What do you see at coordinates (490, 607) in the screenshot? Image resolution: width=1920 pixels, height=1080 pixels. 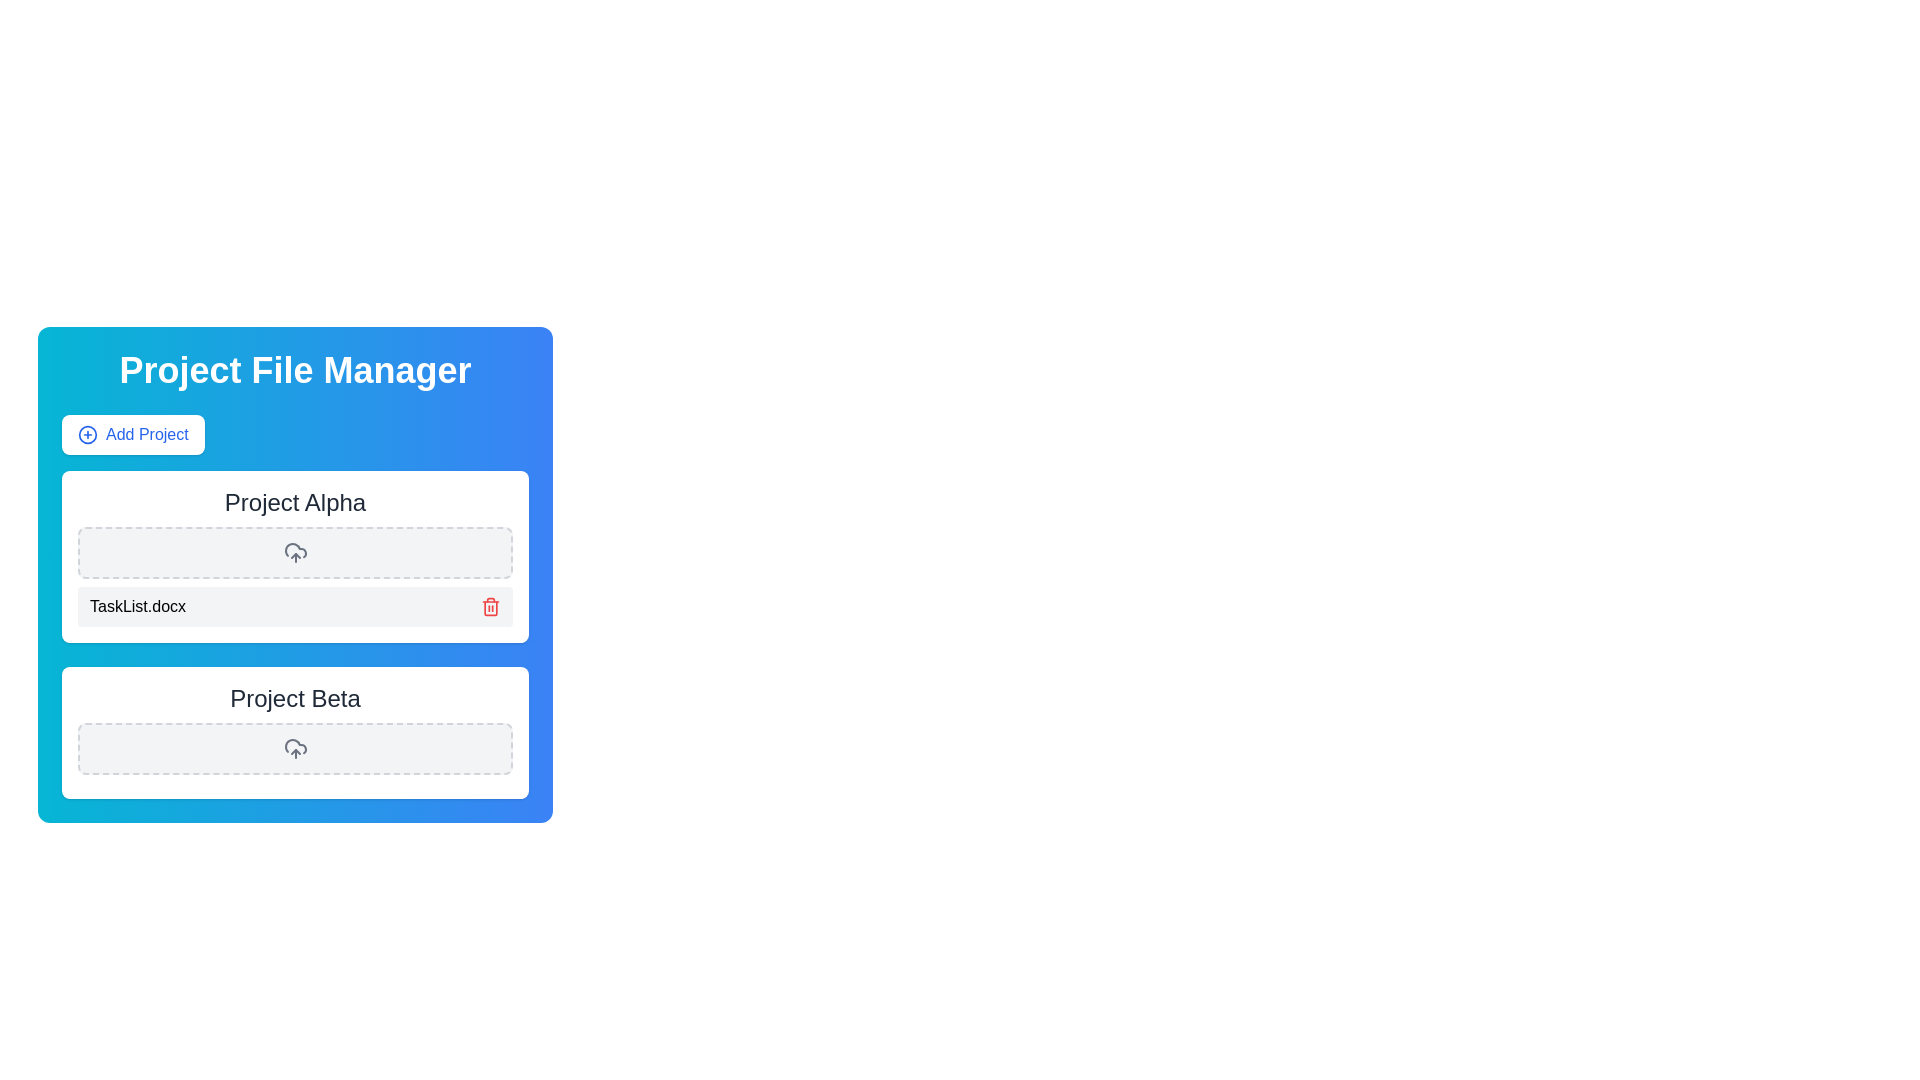 I see `the vertical border of the trash icon for deleting the file 'TaskList.docx' under 'Project Alpha', which is located on the far right side of the file row` at bounding box center [490, 607].